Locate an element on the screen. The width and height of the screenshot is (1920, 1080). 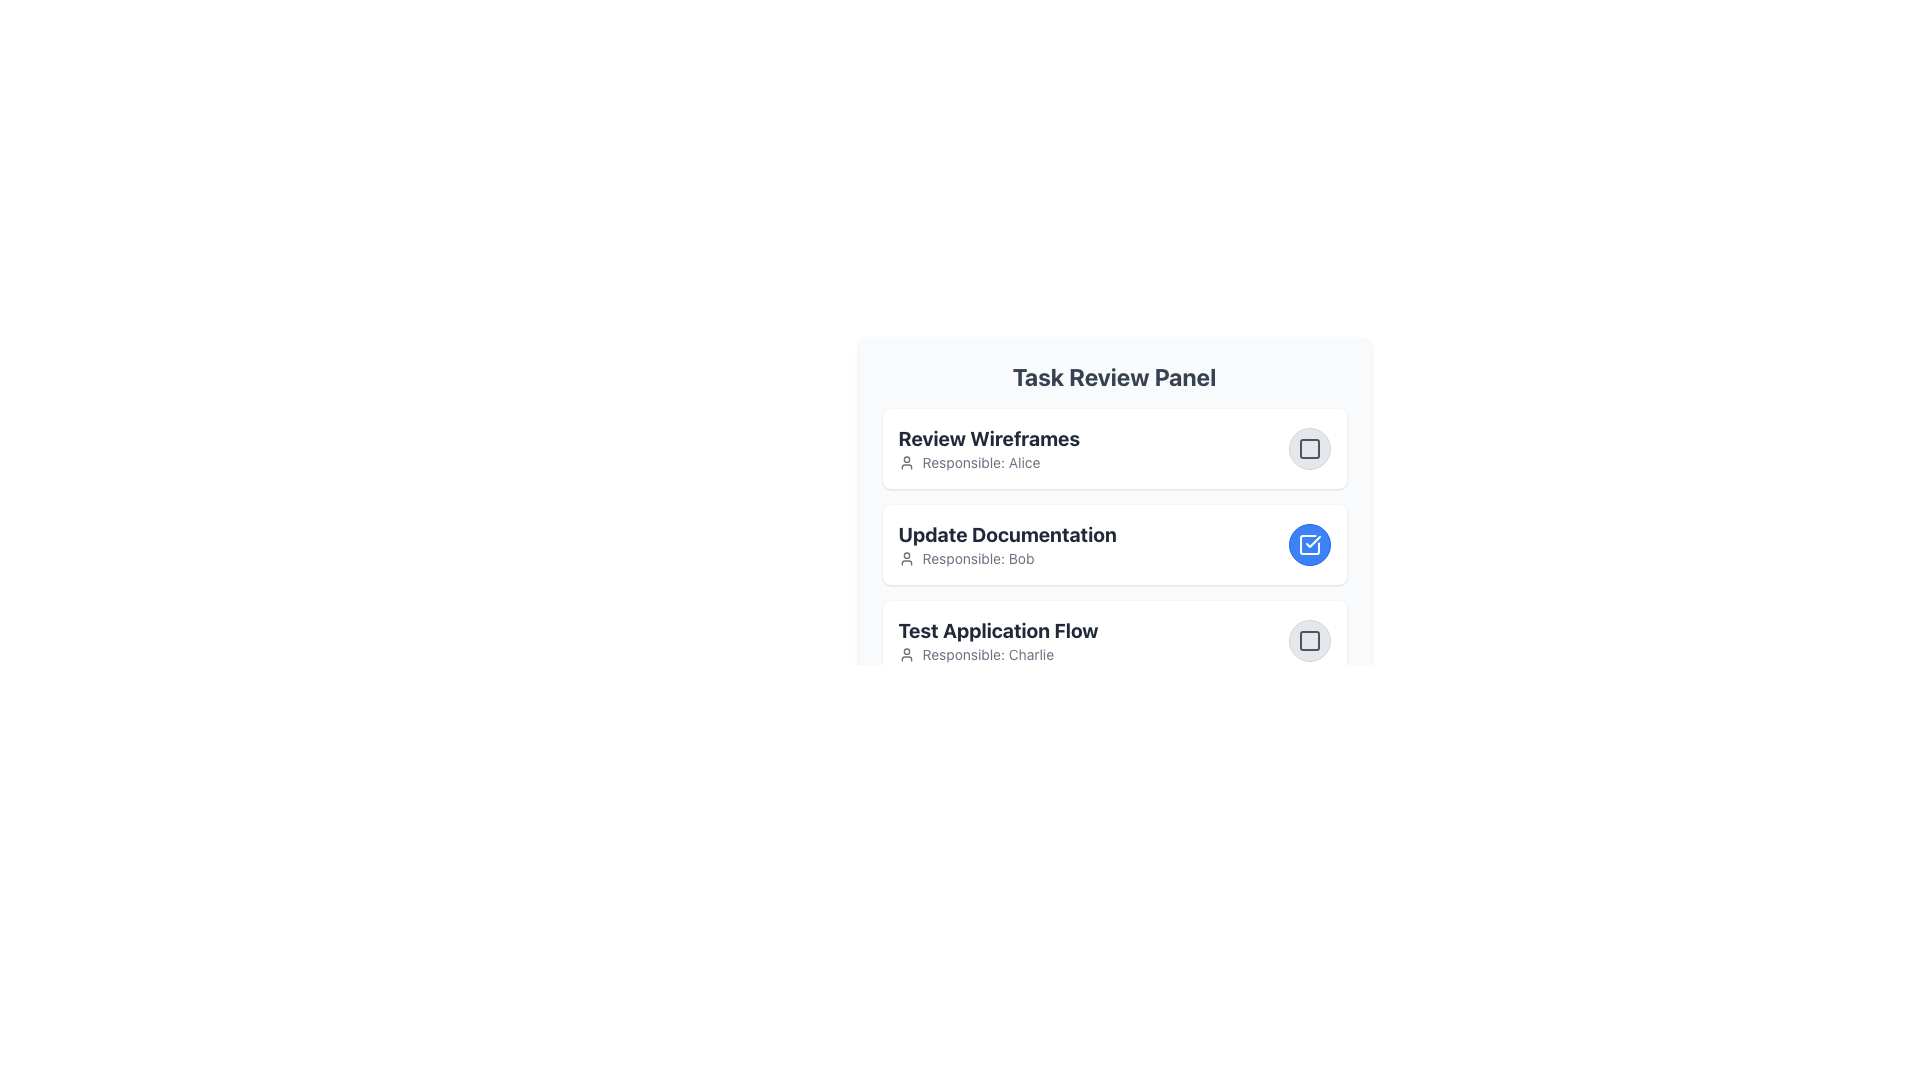
the text label 'Responsible: Bob' with a user silhouette icon, located within the 'Update Documentation' group is located at coordinates (1007, 559).